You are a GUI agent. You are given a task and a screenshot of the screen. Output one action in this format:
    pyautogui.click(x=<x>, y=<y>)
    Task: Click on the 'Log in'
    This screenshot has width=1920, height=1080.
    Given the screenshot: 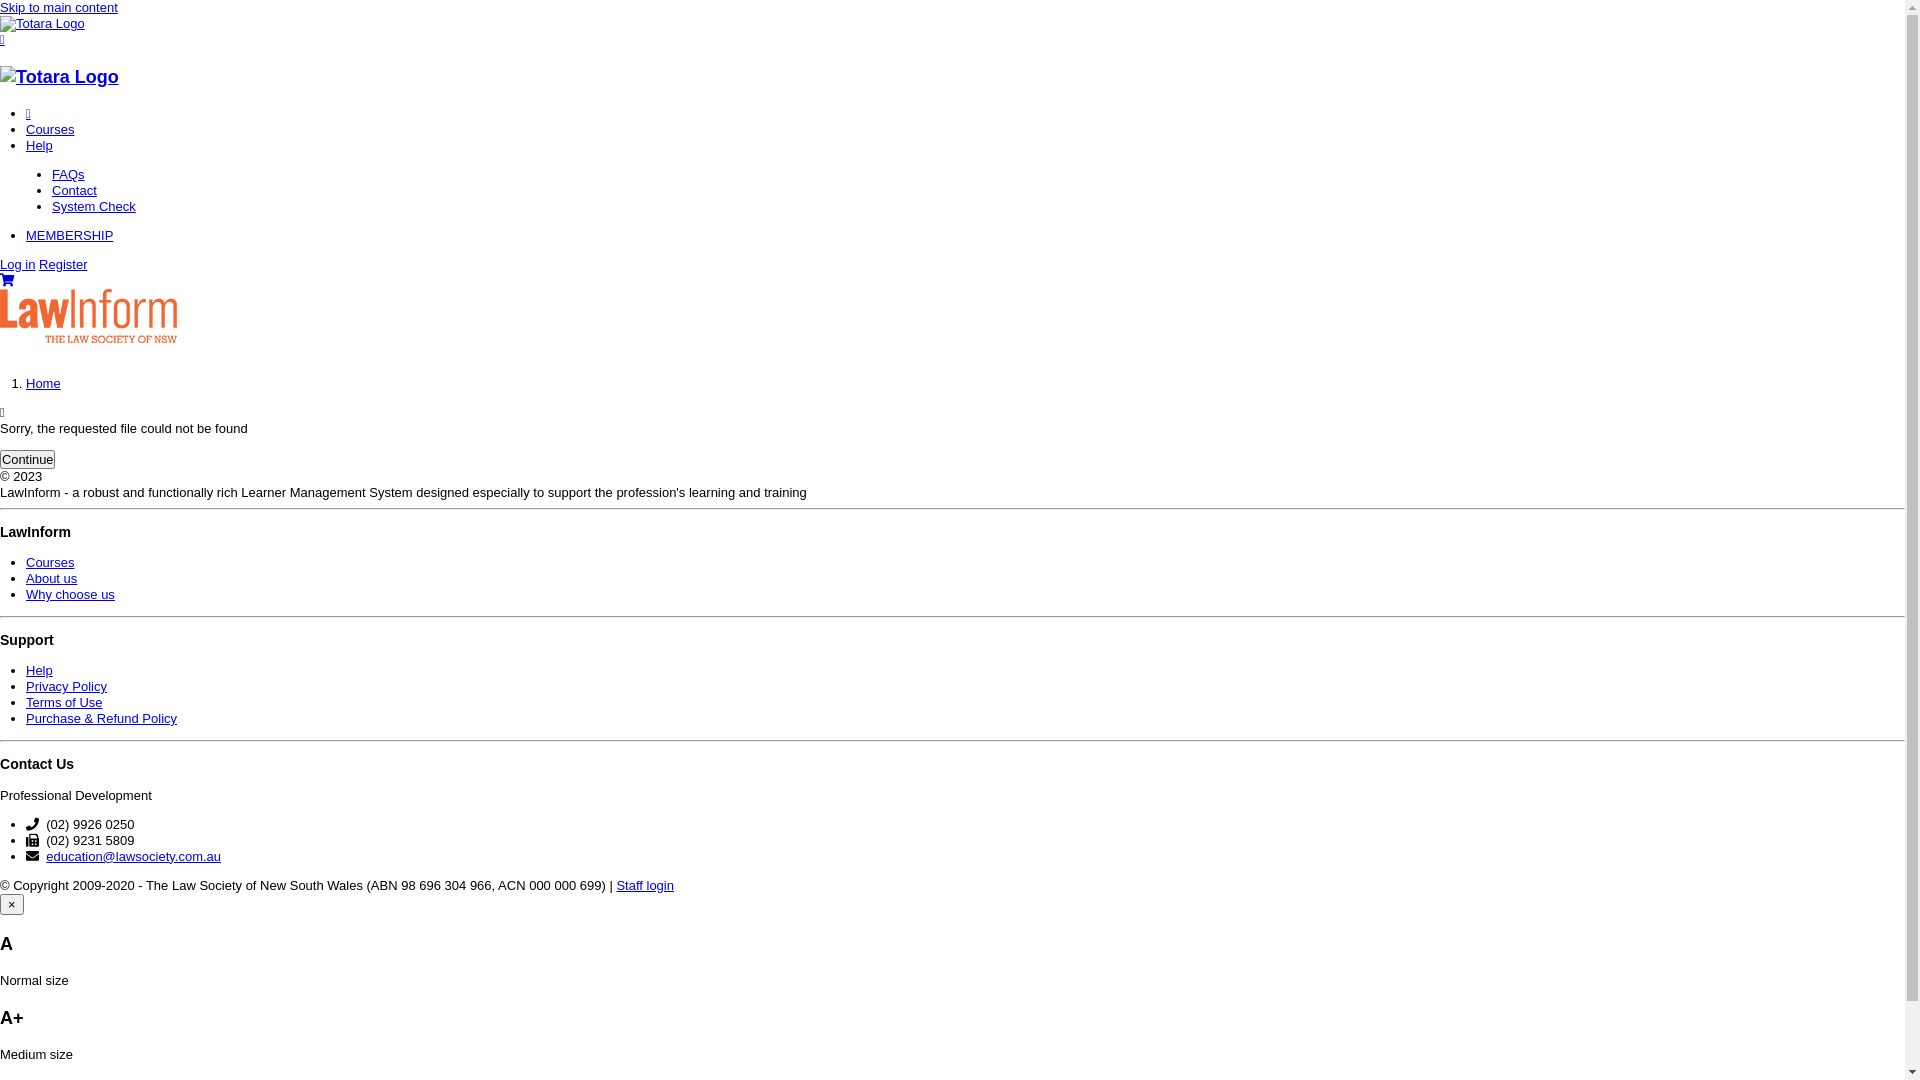 What is the action you would take?
    pyautogui.click(x=17, y=263)
    